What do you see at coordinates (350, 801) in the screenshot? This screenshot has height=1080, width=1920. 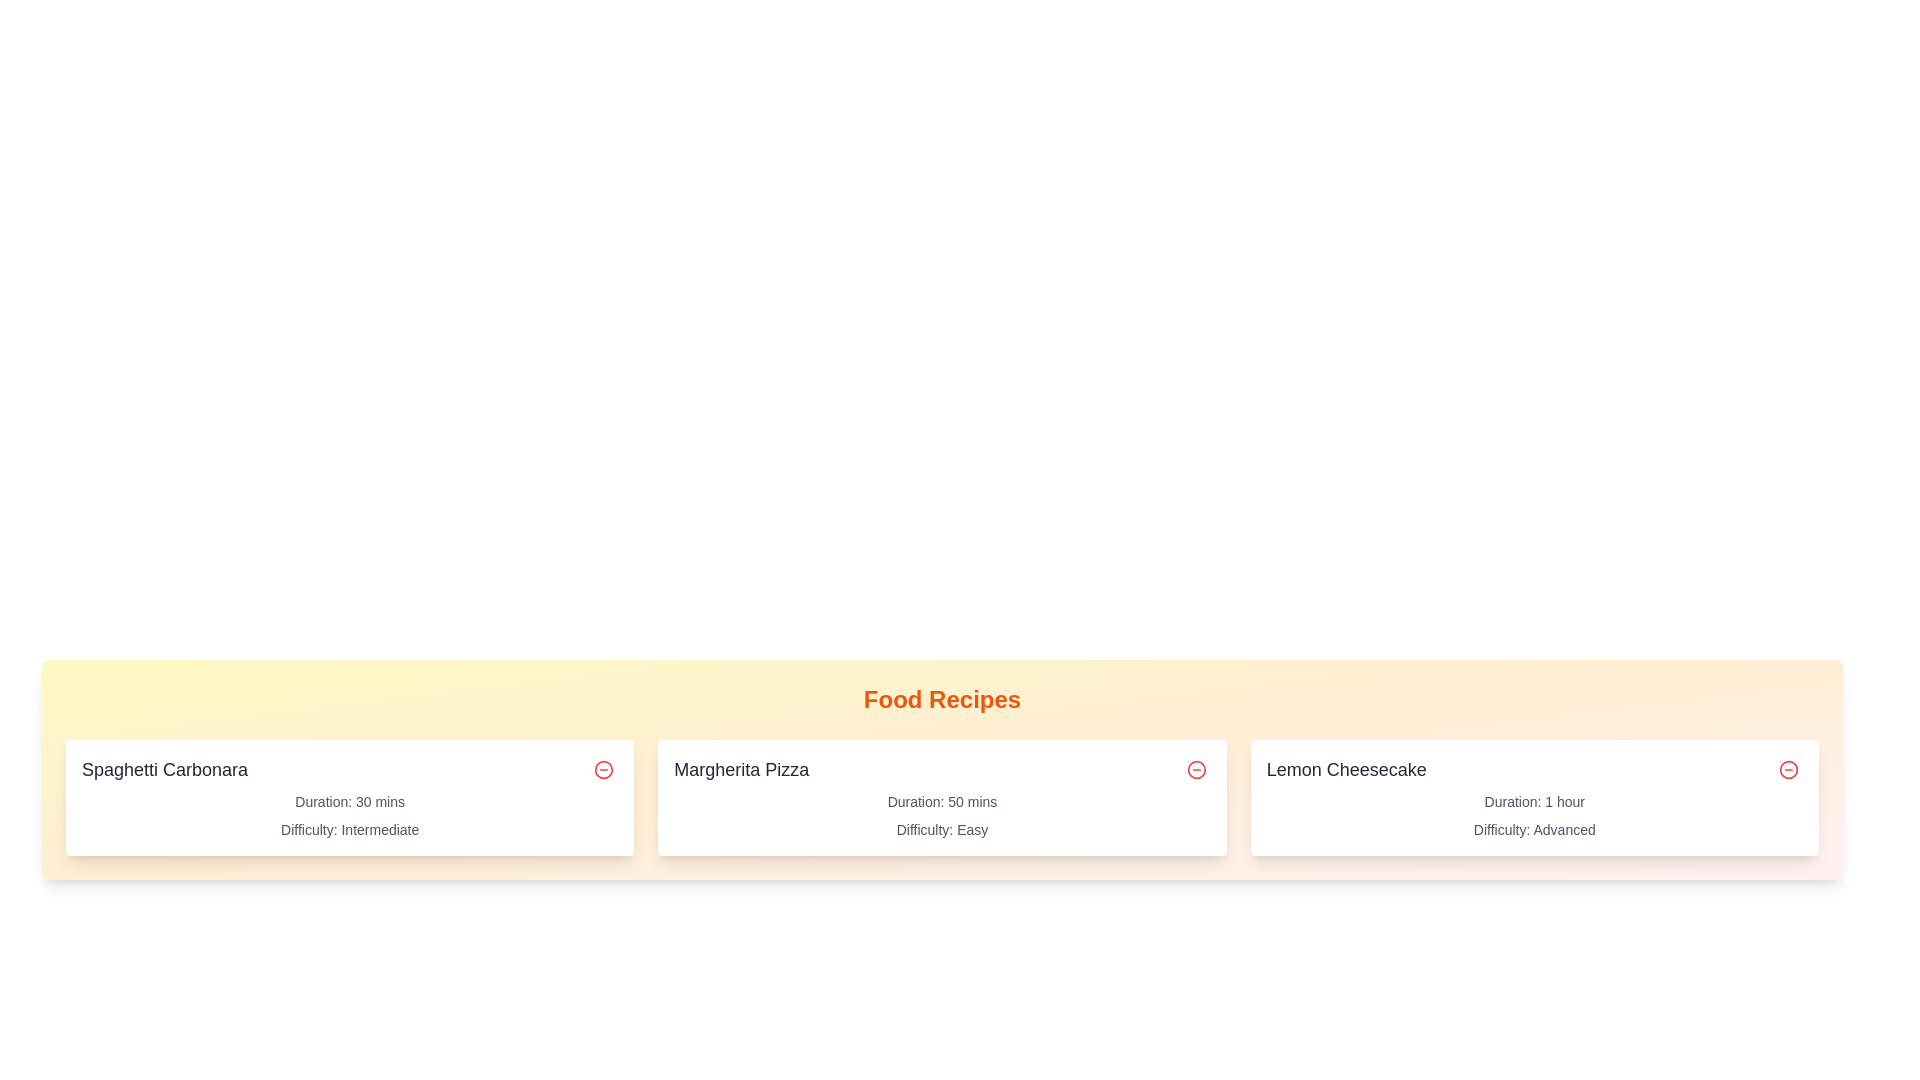 I see `the text label indicating the preparation duration of the 'Spaghetti Carbonara' recipe, which is positioned above the 'Difficulty: Intermediate' label and below the recipe title` at bounding box center [350, 801].